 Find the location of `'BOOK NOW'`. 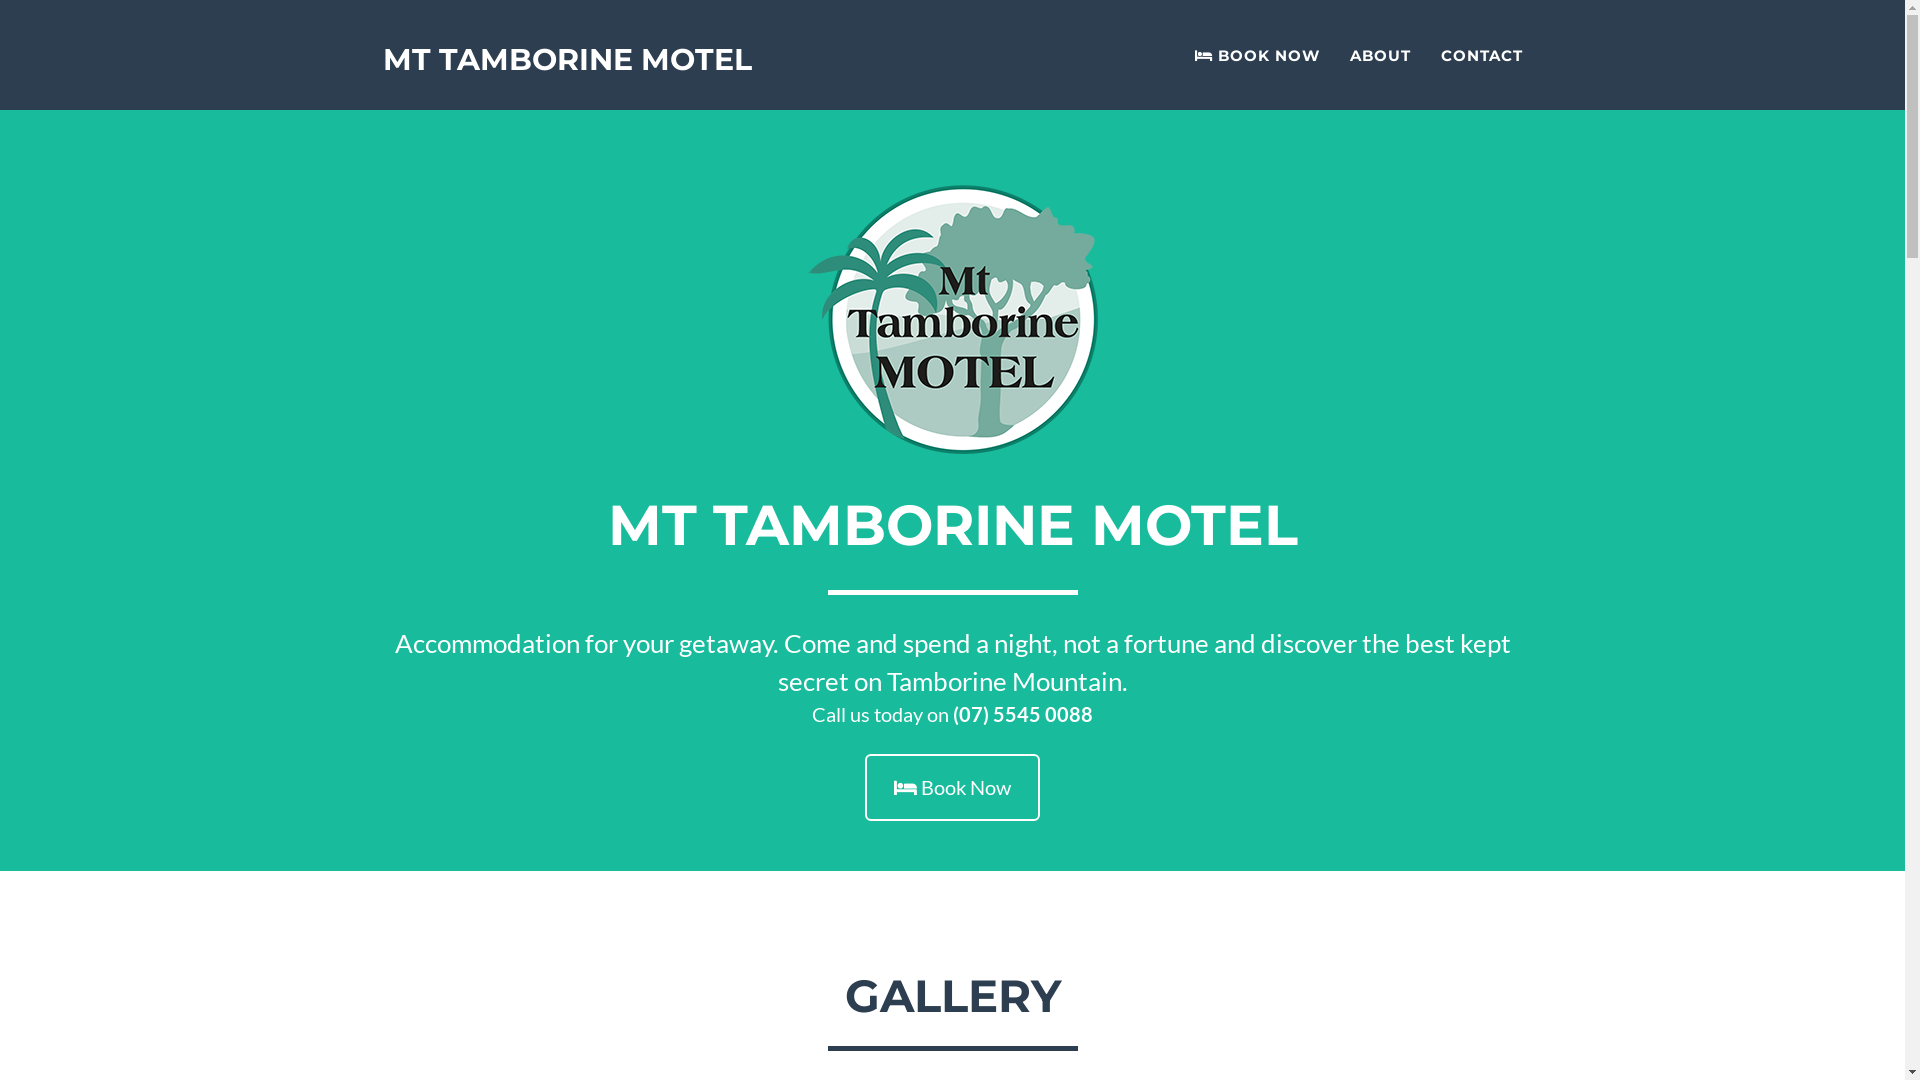

'BOOK NOW' is located at coordinates (1256, 53).